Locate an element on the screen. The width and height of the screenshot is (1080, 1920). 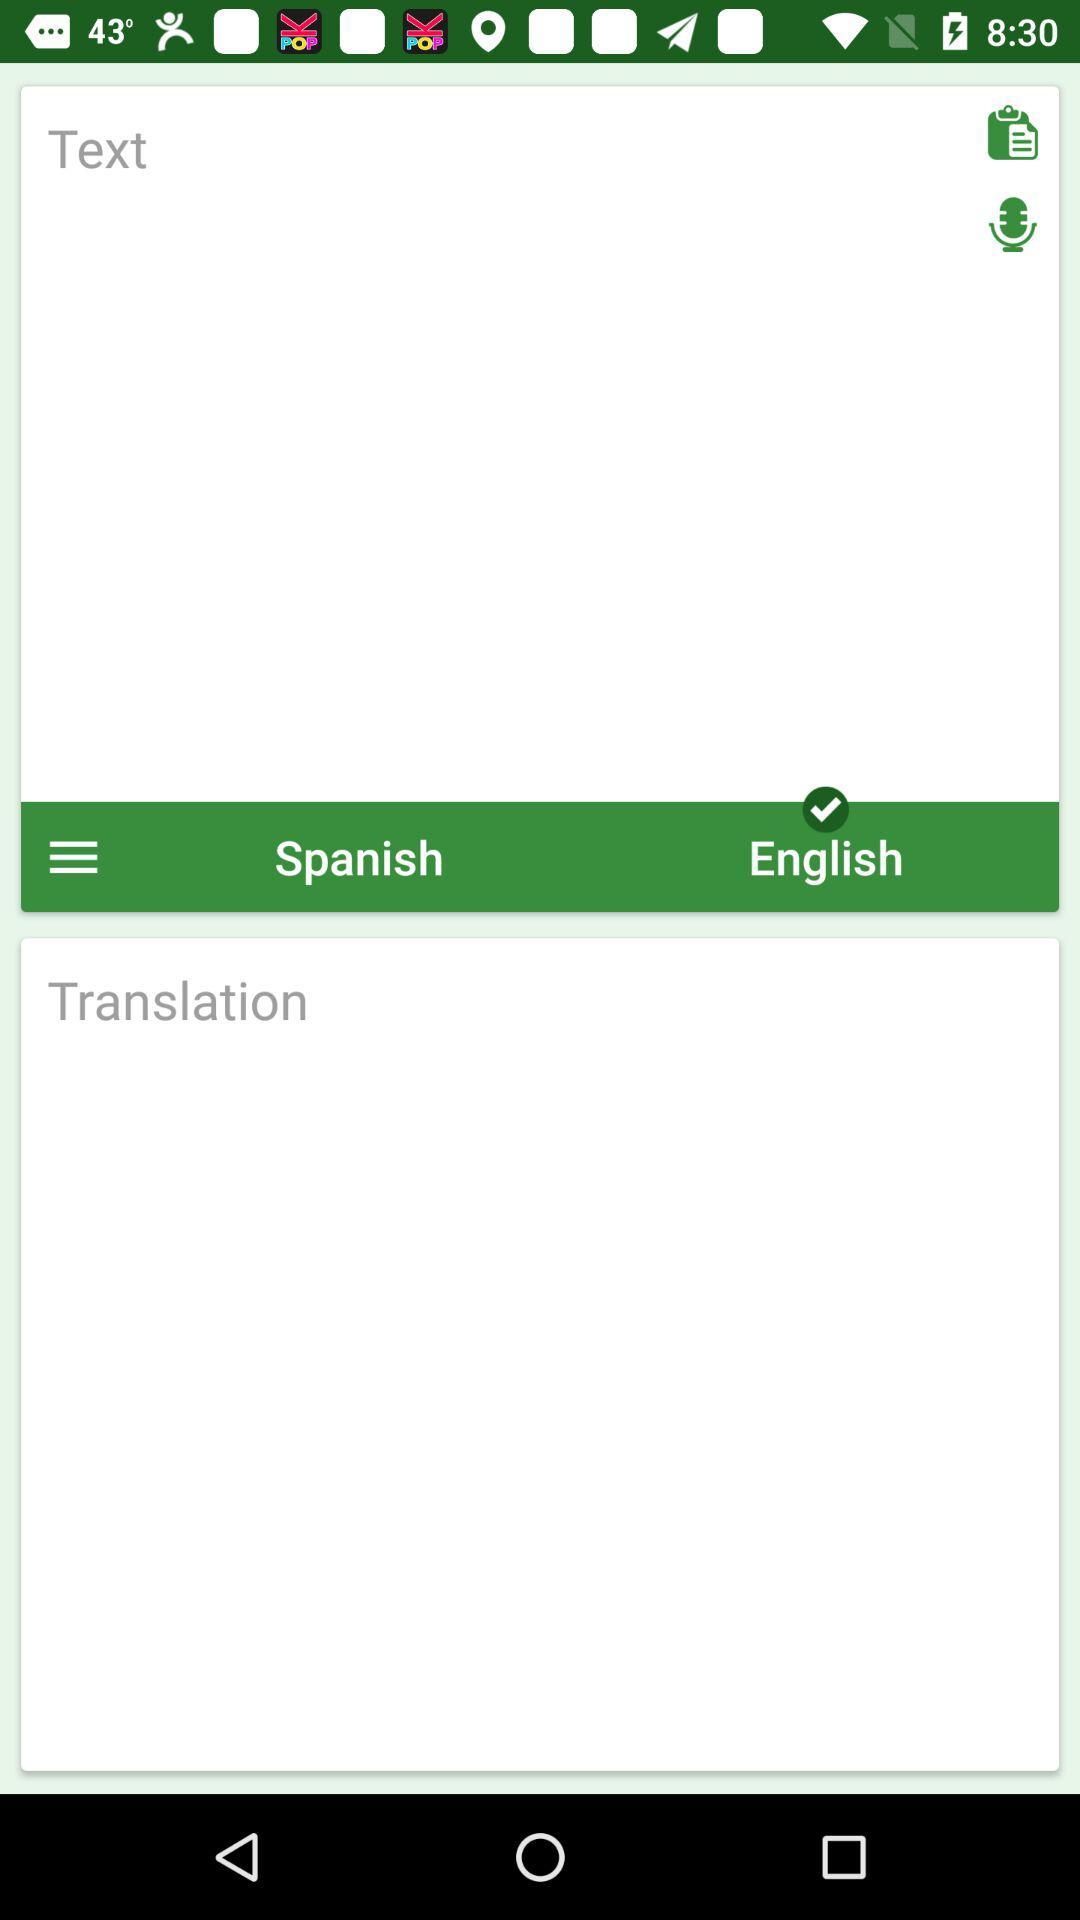
options menu is located at coordinates (72, 856).